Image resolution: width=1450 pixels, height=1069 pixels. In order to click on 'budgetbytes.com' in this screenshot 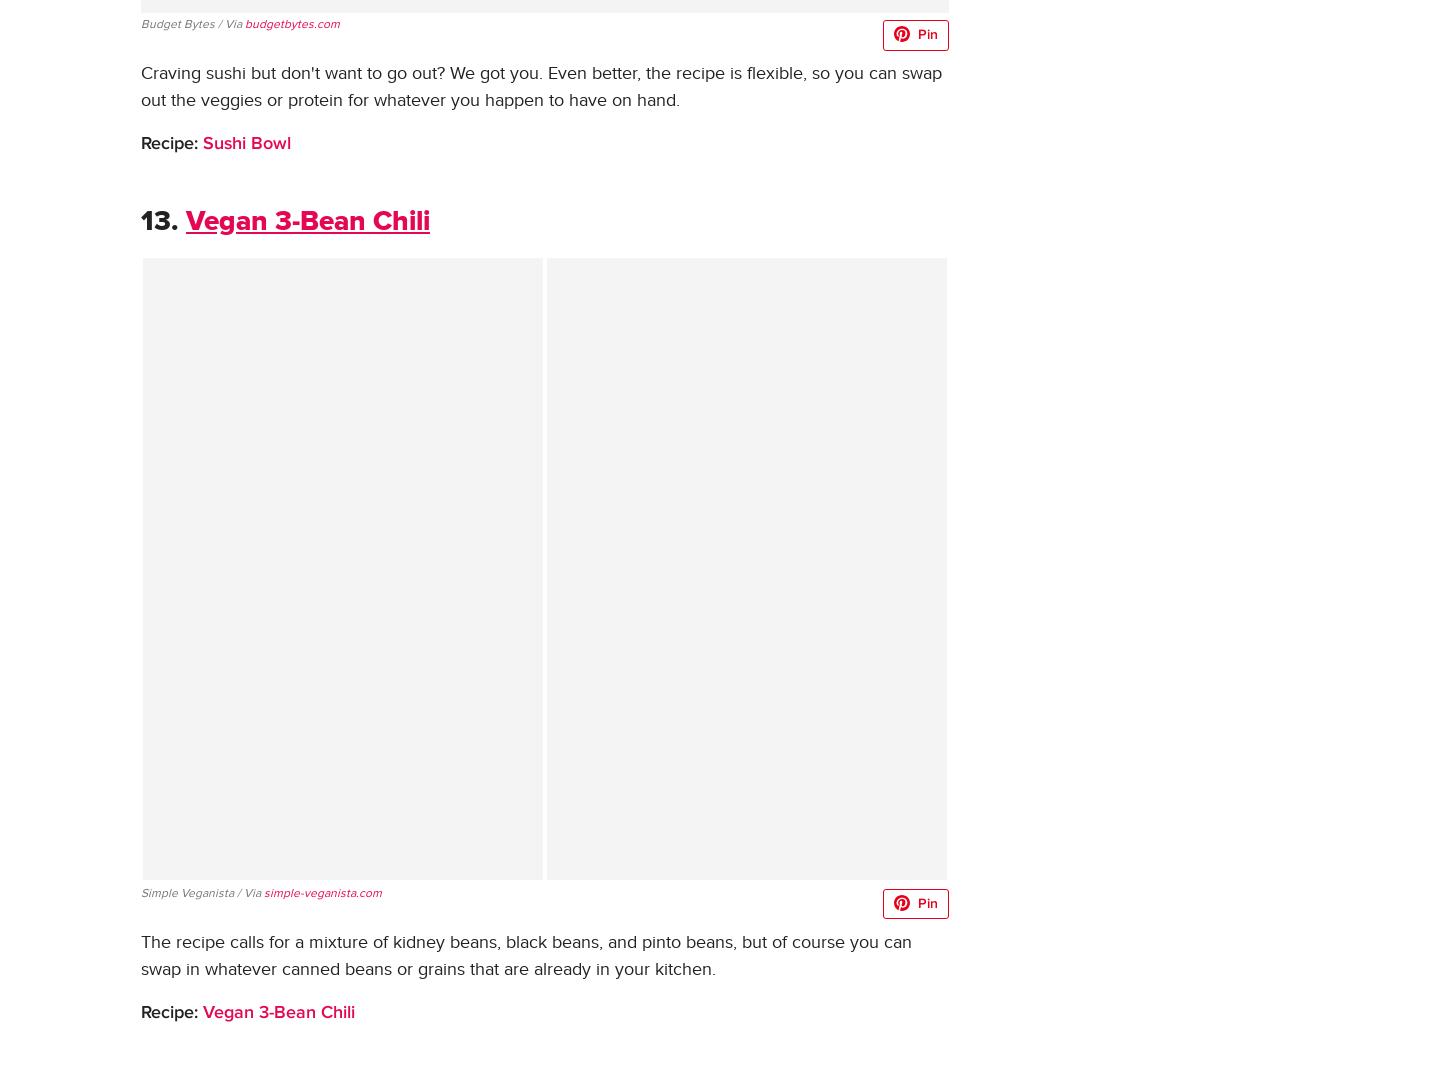, I will do `click(292, 21)`.